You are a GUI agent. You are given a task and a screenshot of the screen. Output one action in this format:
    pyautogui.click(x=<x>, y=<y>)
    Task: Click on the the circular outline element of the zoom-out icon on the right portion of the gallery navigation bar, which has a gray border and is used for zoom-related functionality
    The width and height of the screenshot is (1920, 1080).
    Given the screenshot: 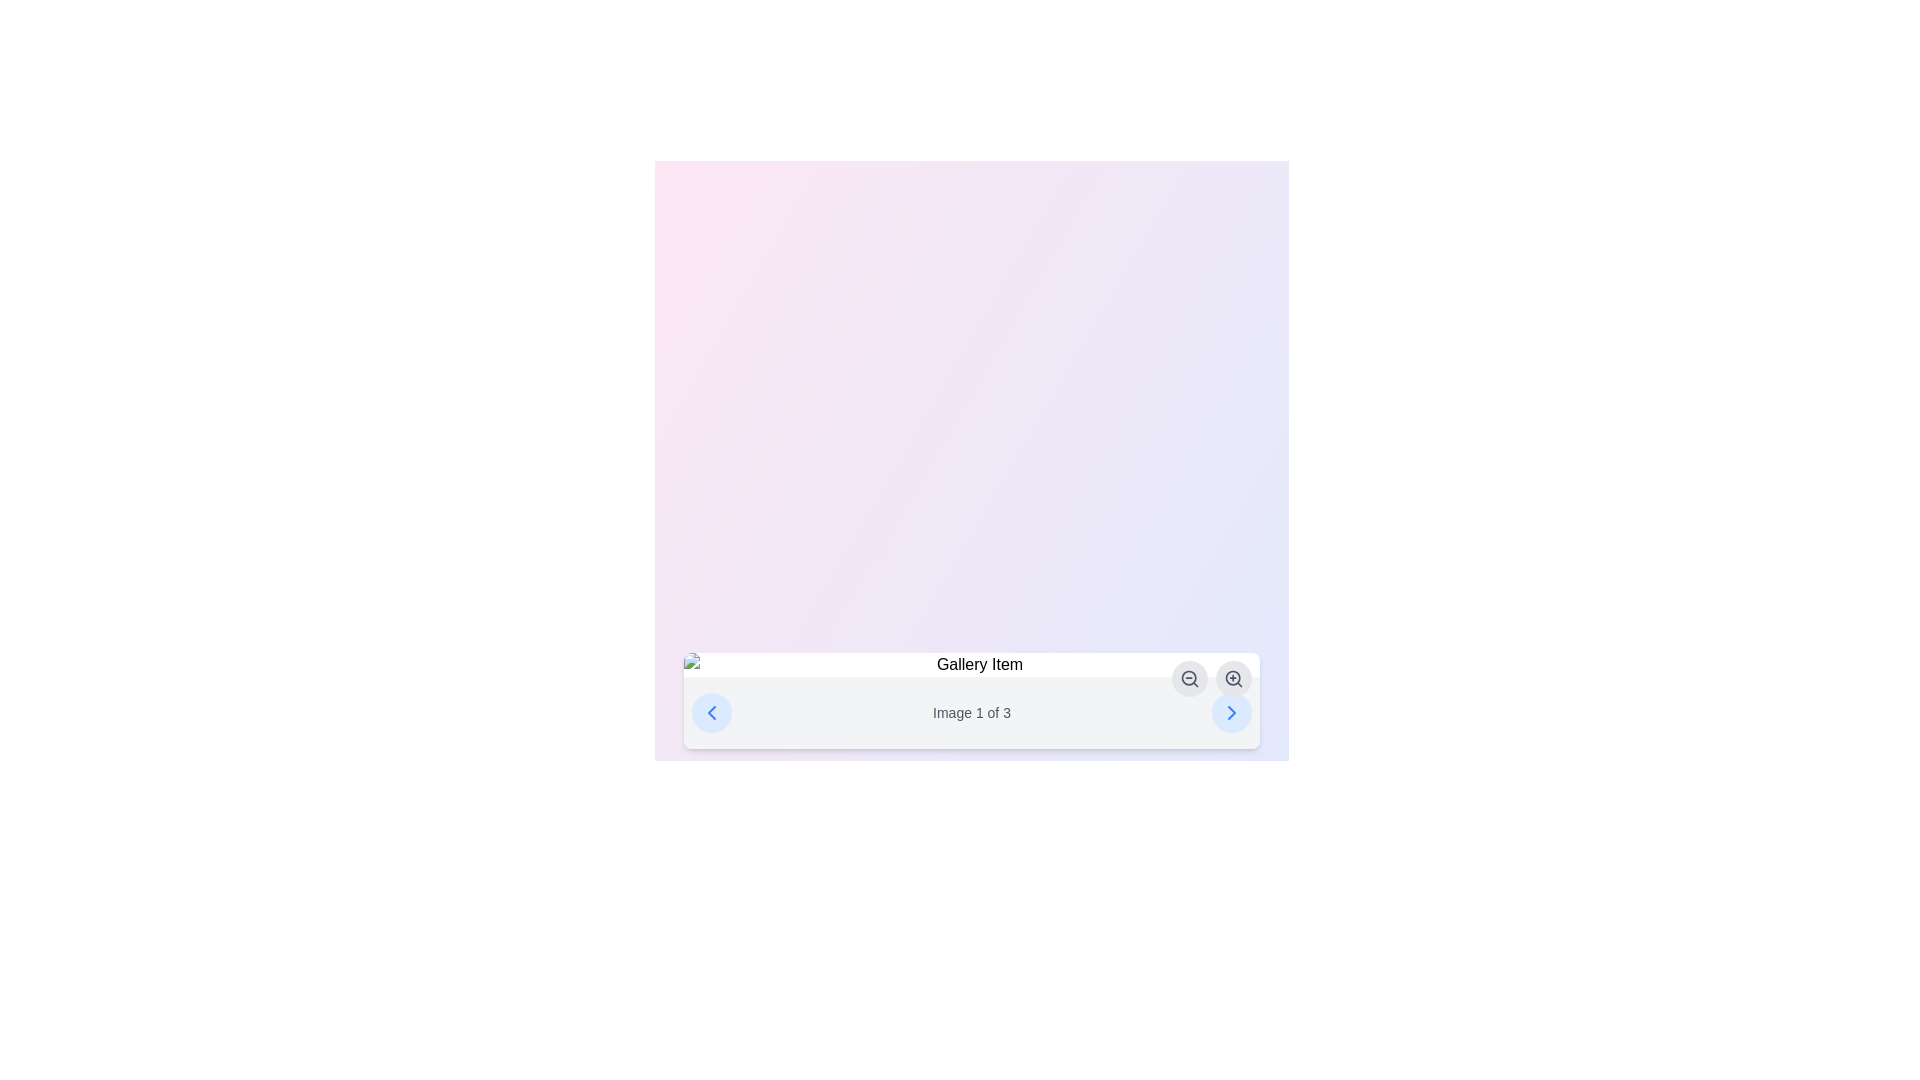 What is the action you would take?
    pyautogui.click(x=1189, y=677)
    